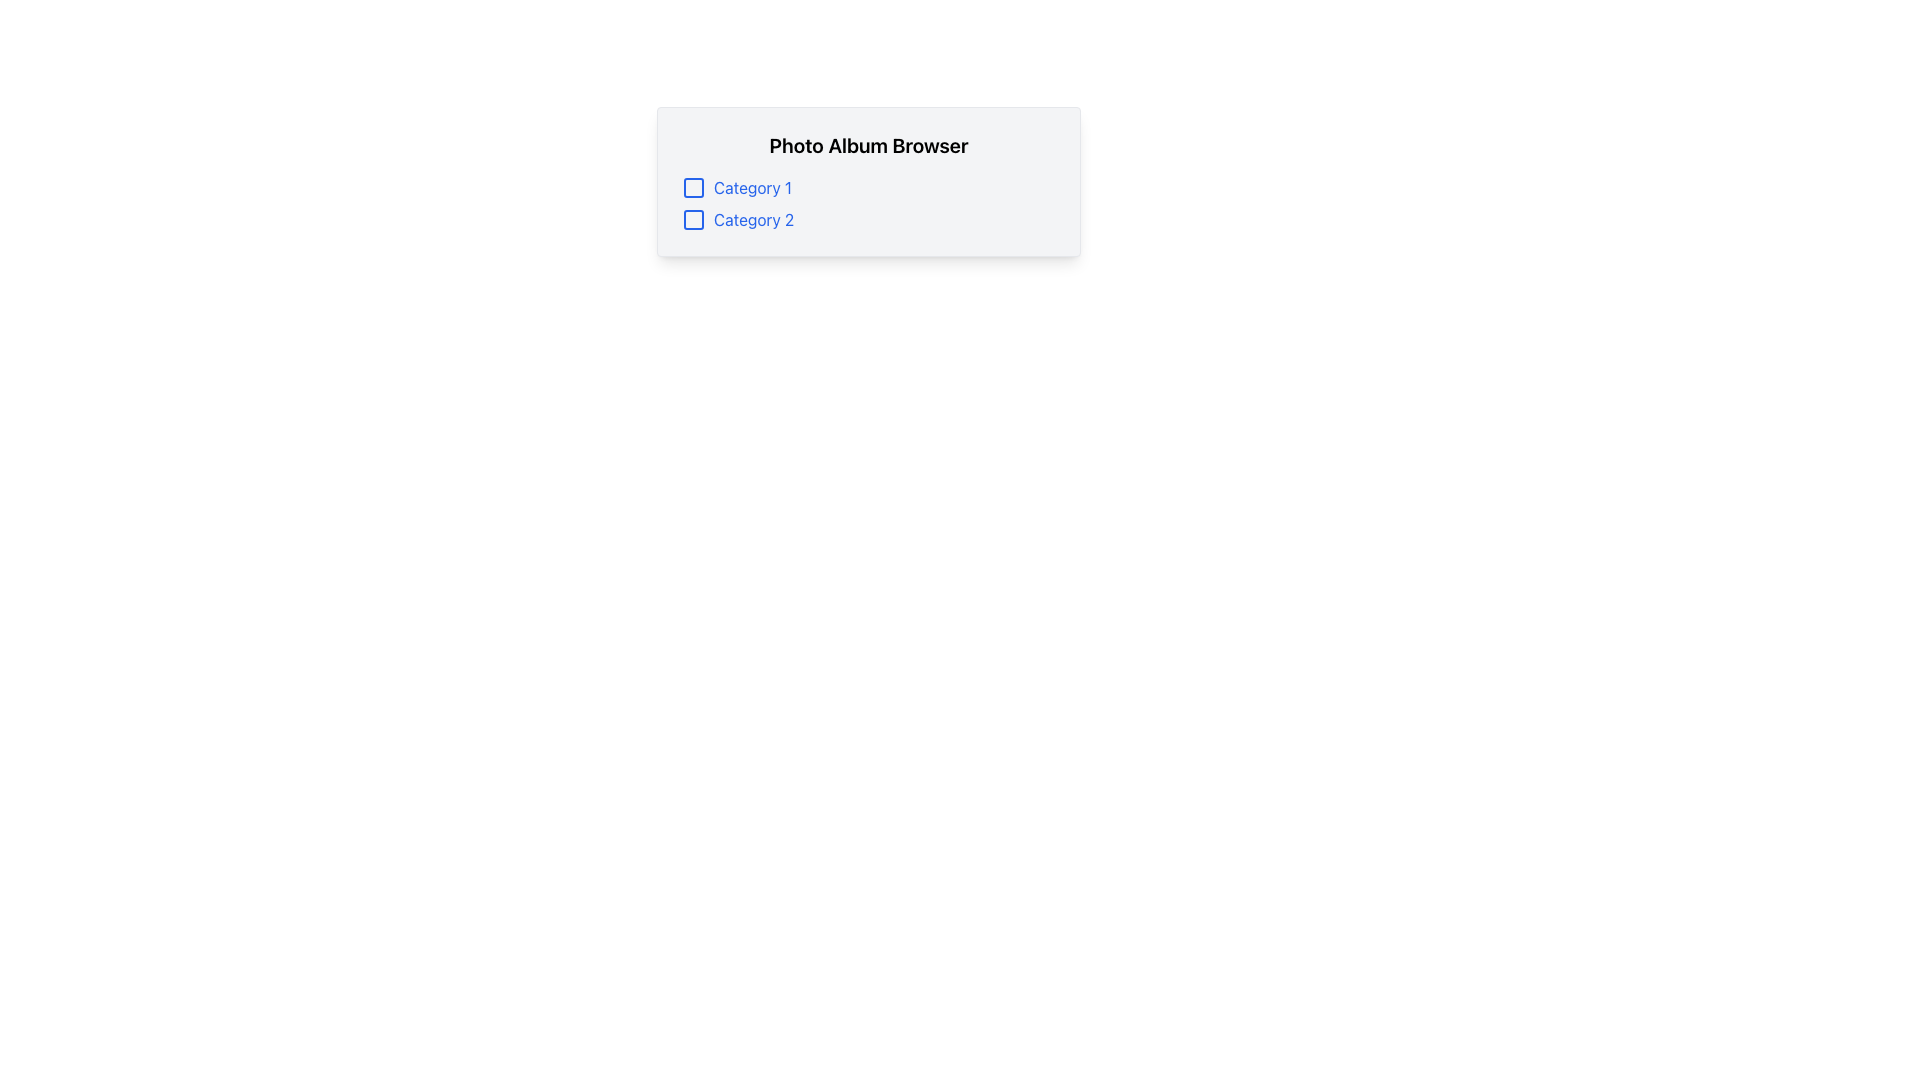 This screenshot has height=1080, width=1920. Describe the element at coordinates (694, 219) in the screenshot. I see `the square checkbox with a rounded border located adjacent to the text 'Category 2'` at that location.